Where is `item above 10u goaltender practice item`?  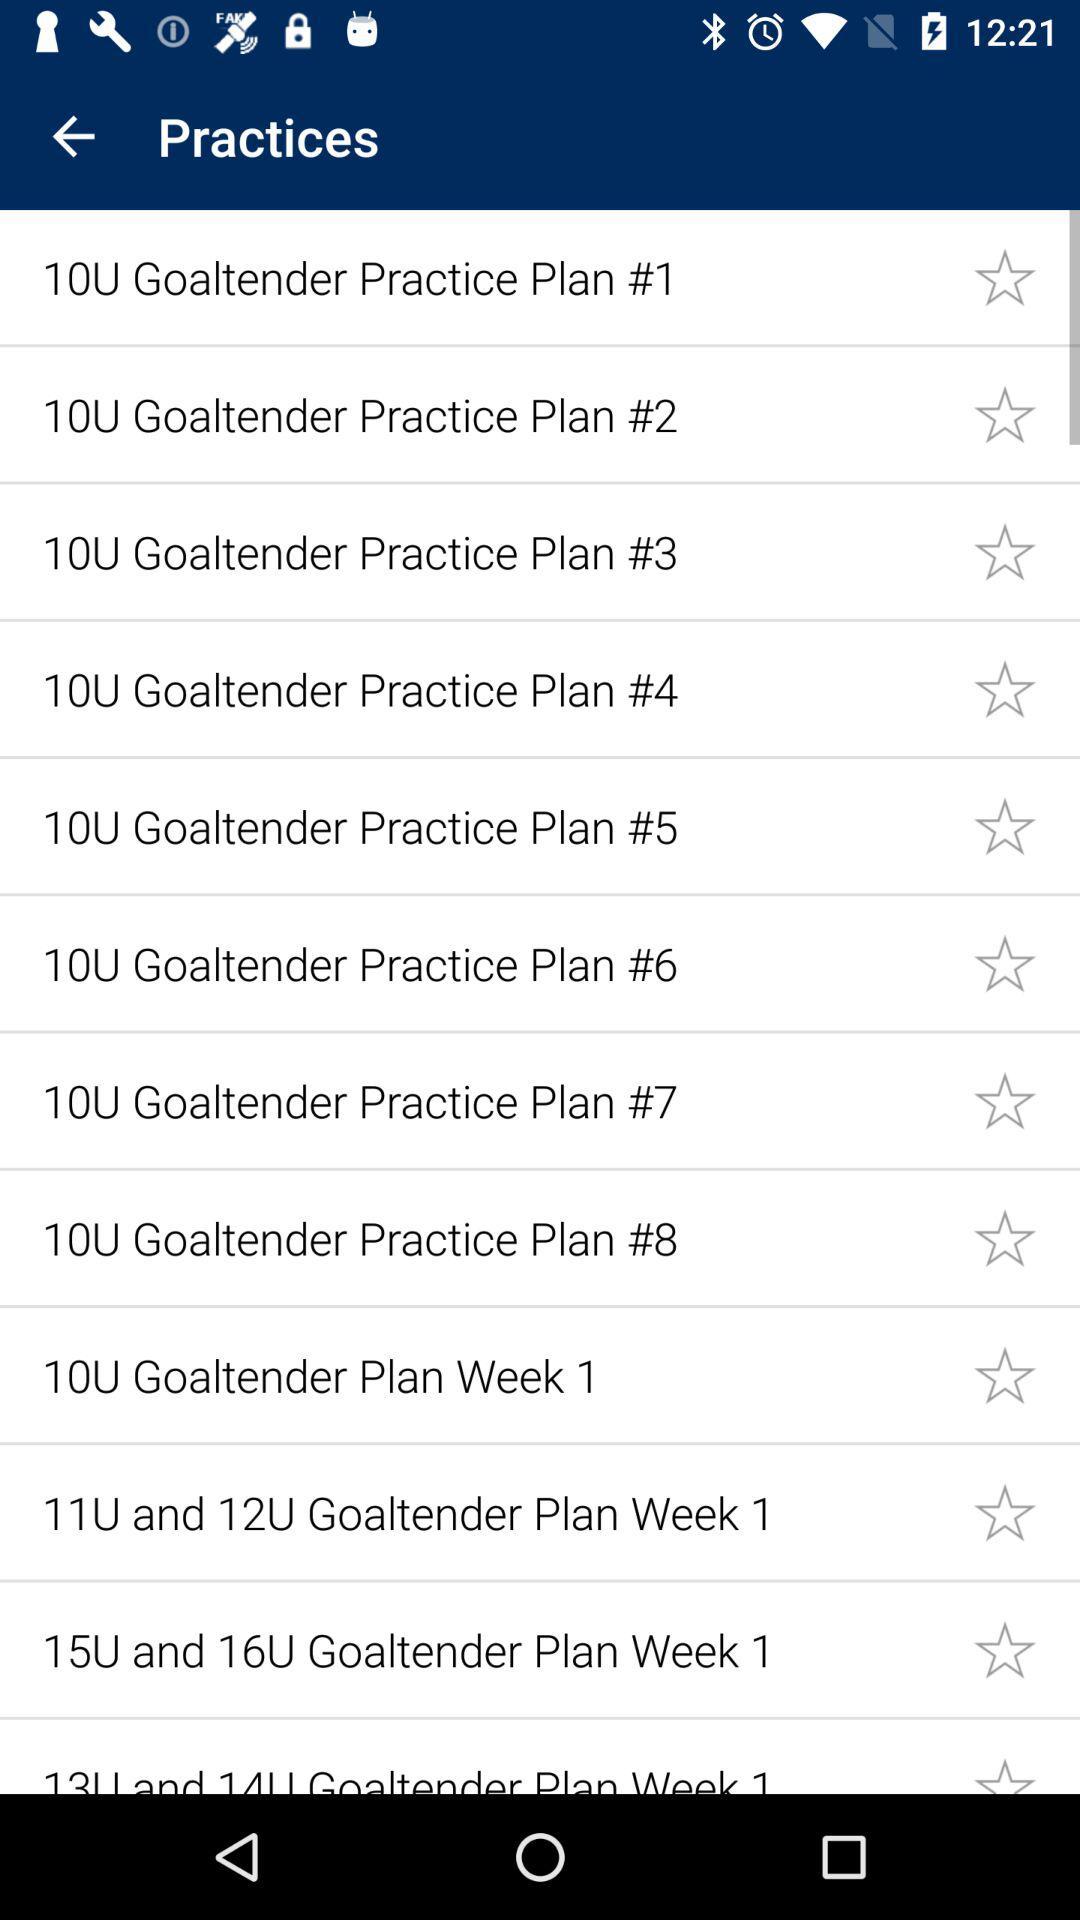 item above 10u goaltender practice item is located at coordinates (72, 135).